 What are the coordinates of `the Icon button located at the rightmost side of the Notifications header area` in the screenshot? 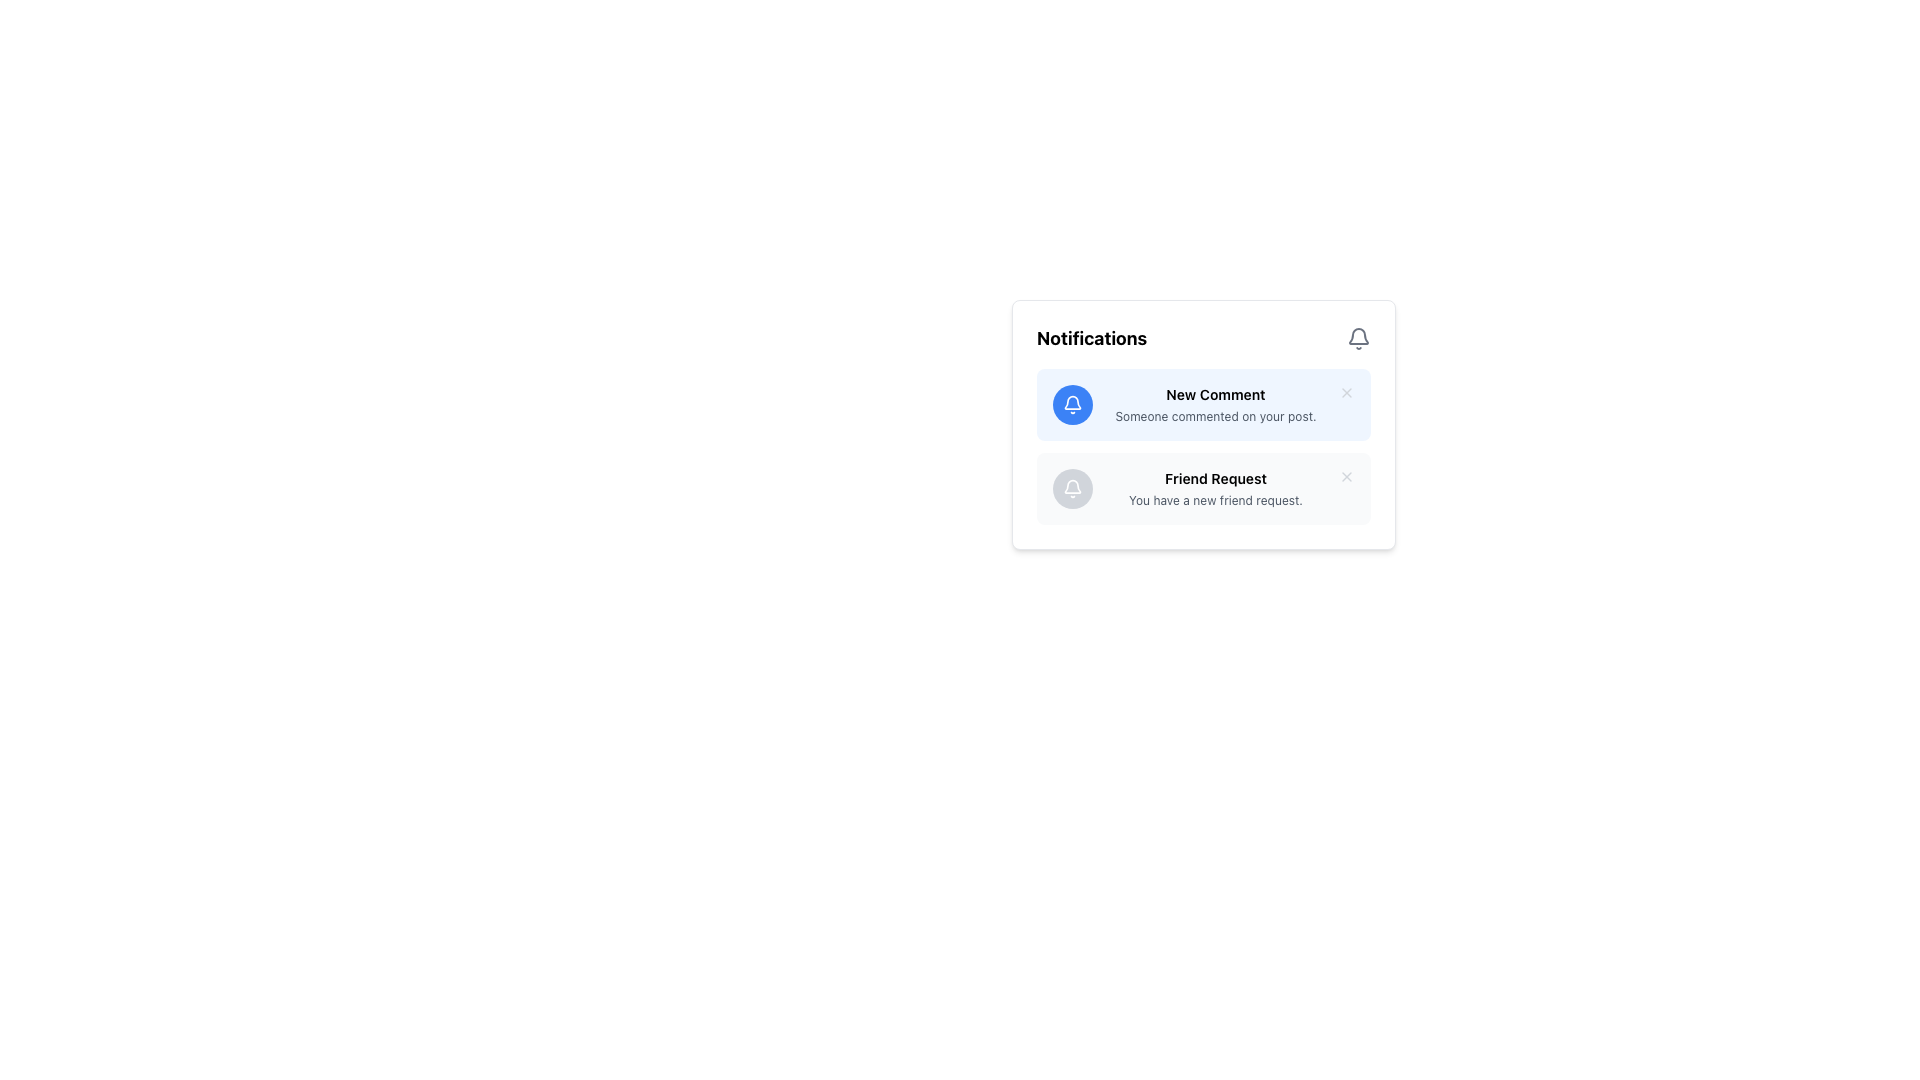 It's located at (1358, 338).